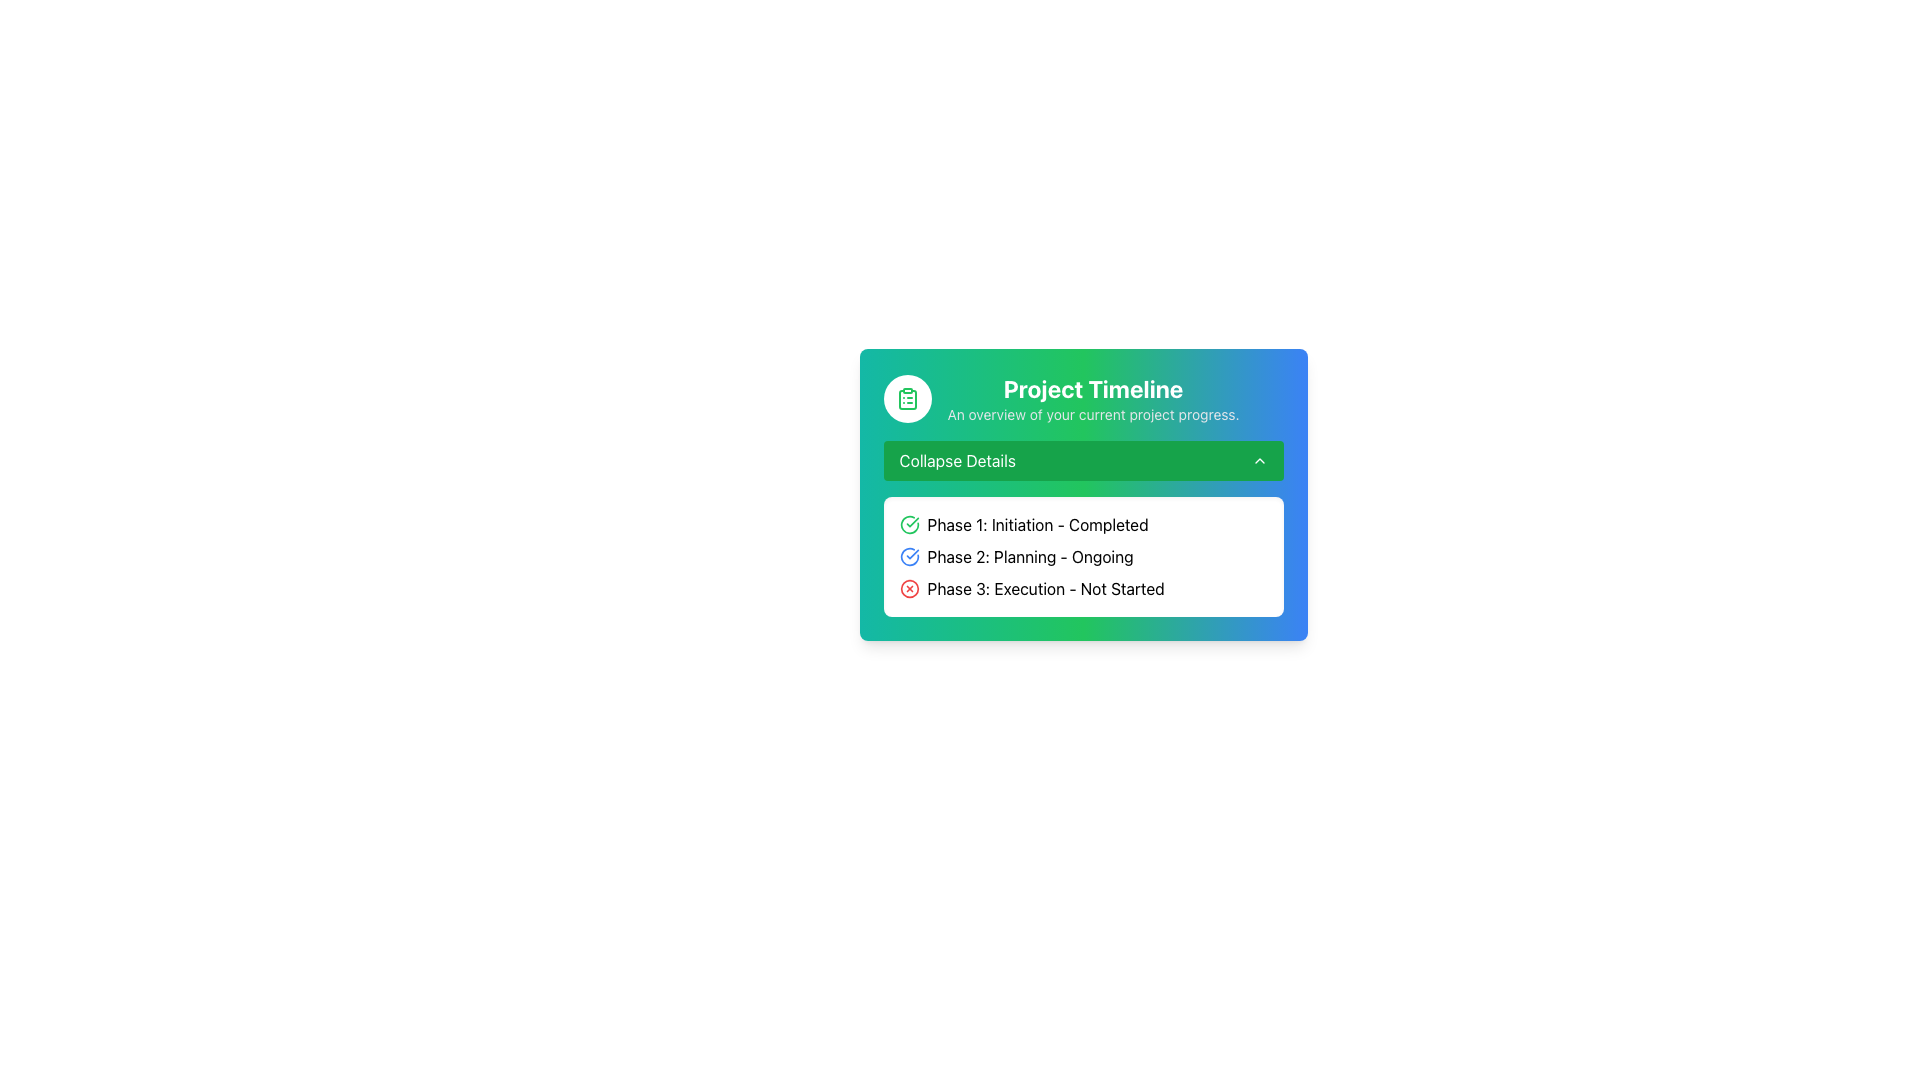 This screenshot has height=1080, width=1920. What do you see at coordinates (1030, 556) in the screenshot?
I see `the text label that reads 'Phase 2: Planning - Ongoing' which is styled in bold black font and is accompanied by a circular blue icon with a check mark, located in the 'Project Timeline' card` at bounding box center [1030, 556].